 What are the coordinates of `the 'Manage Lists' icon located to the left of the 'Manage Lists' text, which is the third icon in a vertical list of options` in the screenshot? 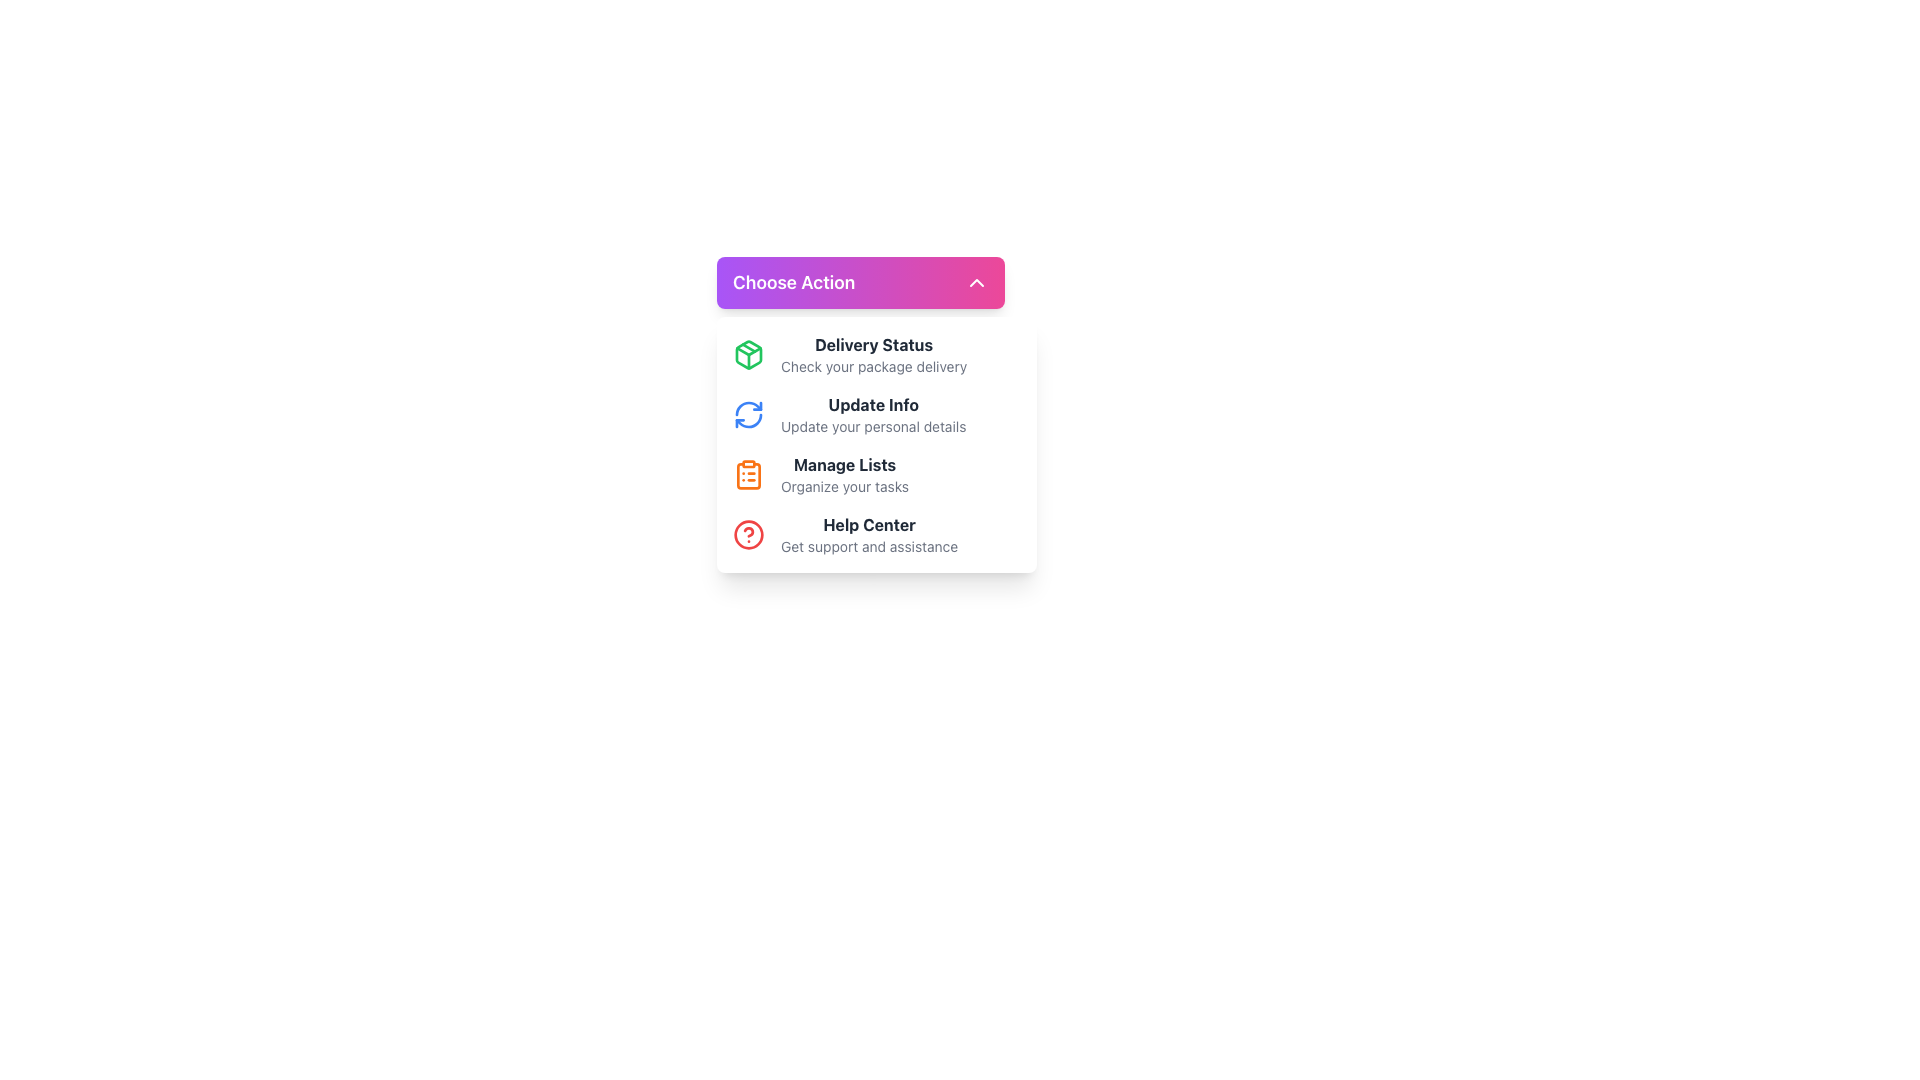 It's located at (747, 474).